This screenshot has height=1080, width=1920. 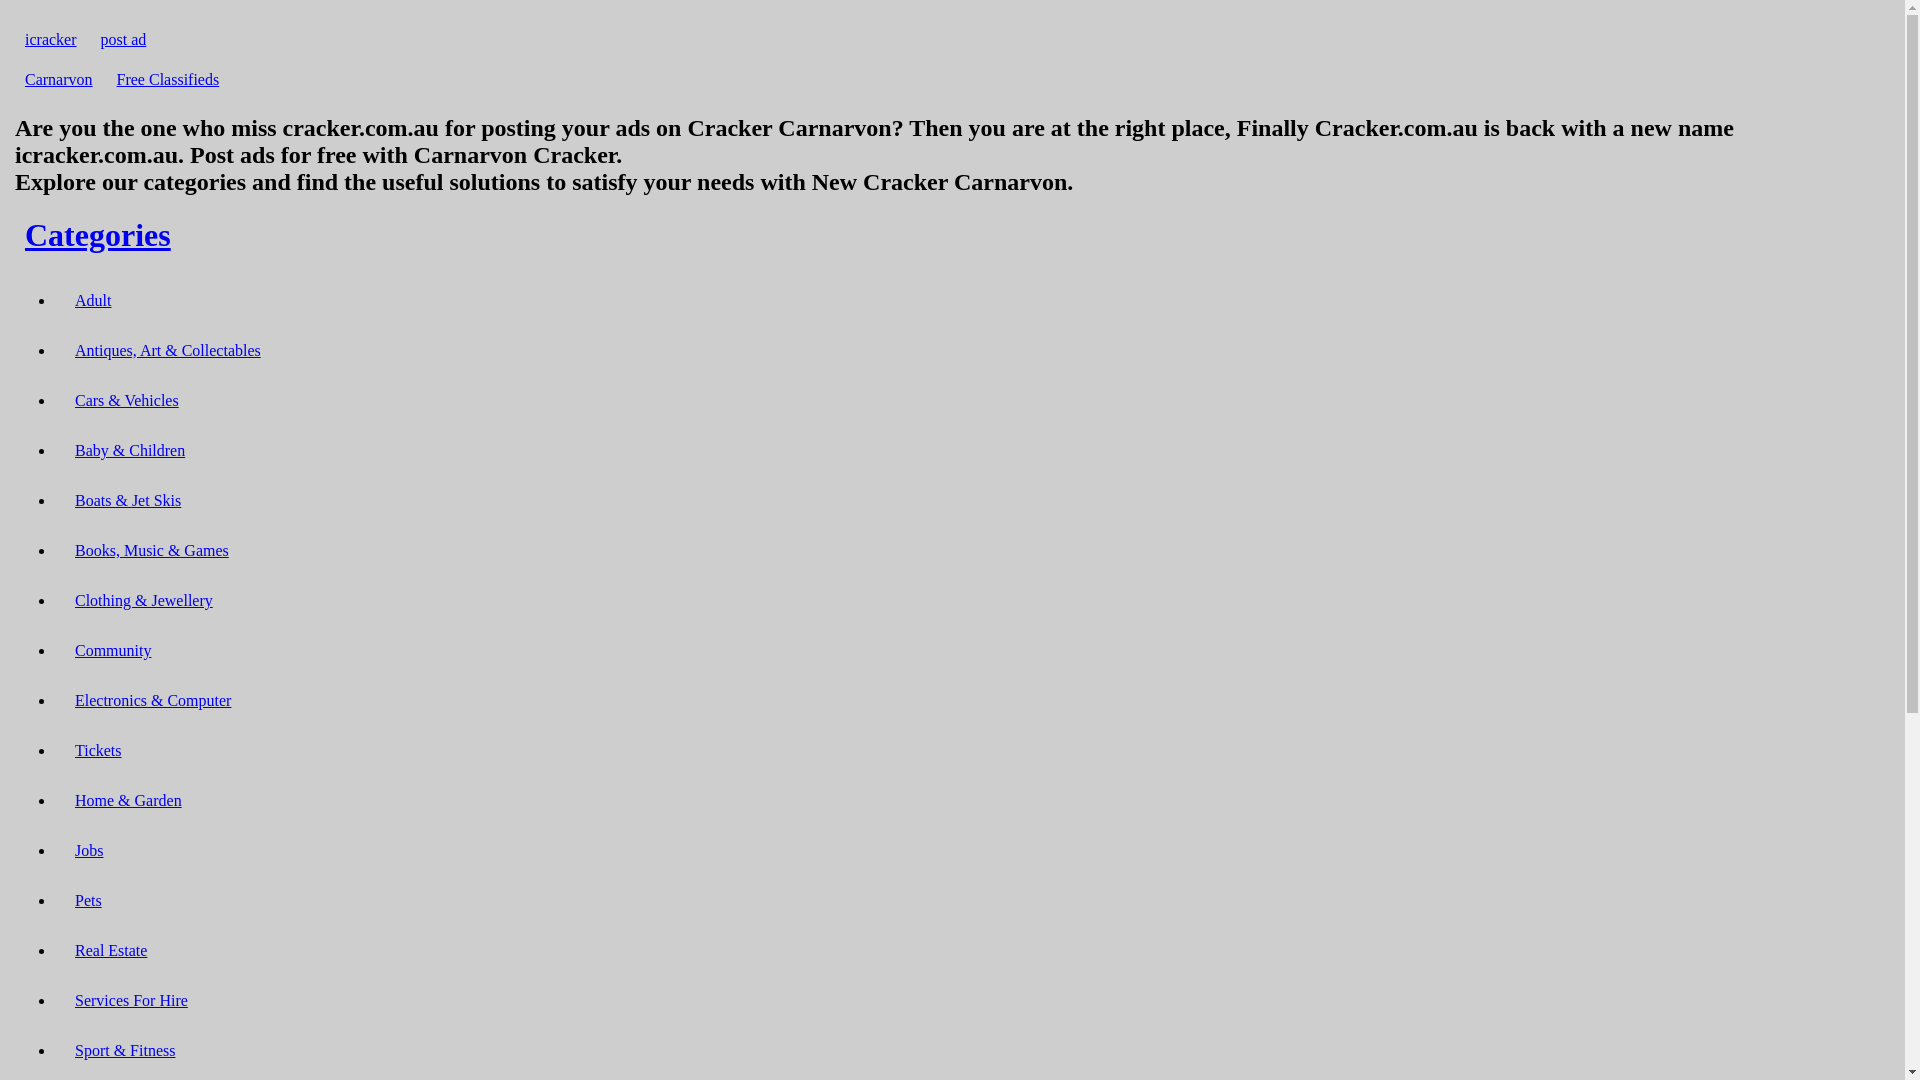 I want to click on 'Books, Music & Games', so click(x=151, y=550).